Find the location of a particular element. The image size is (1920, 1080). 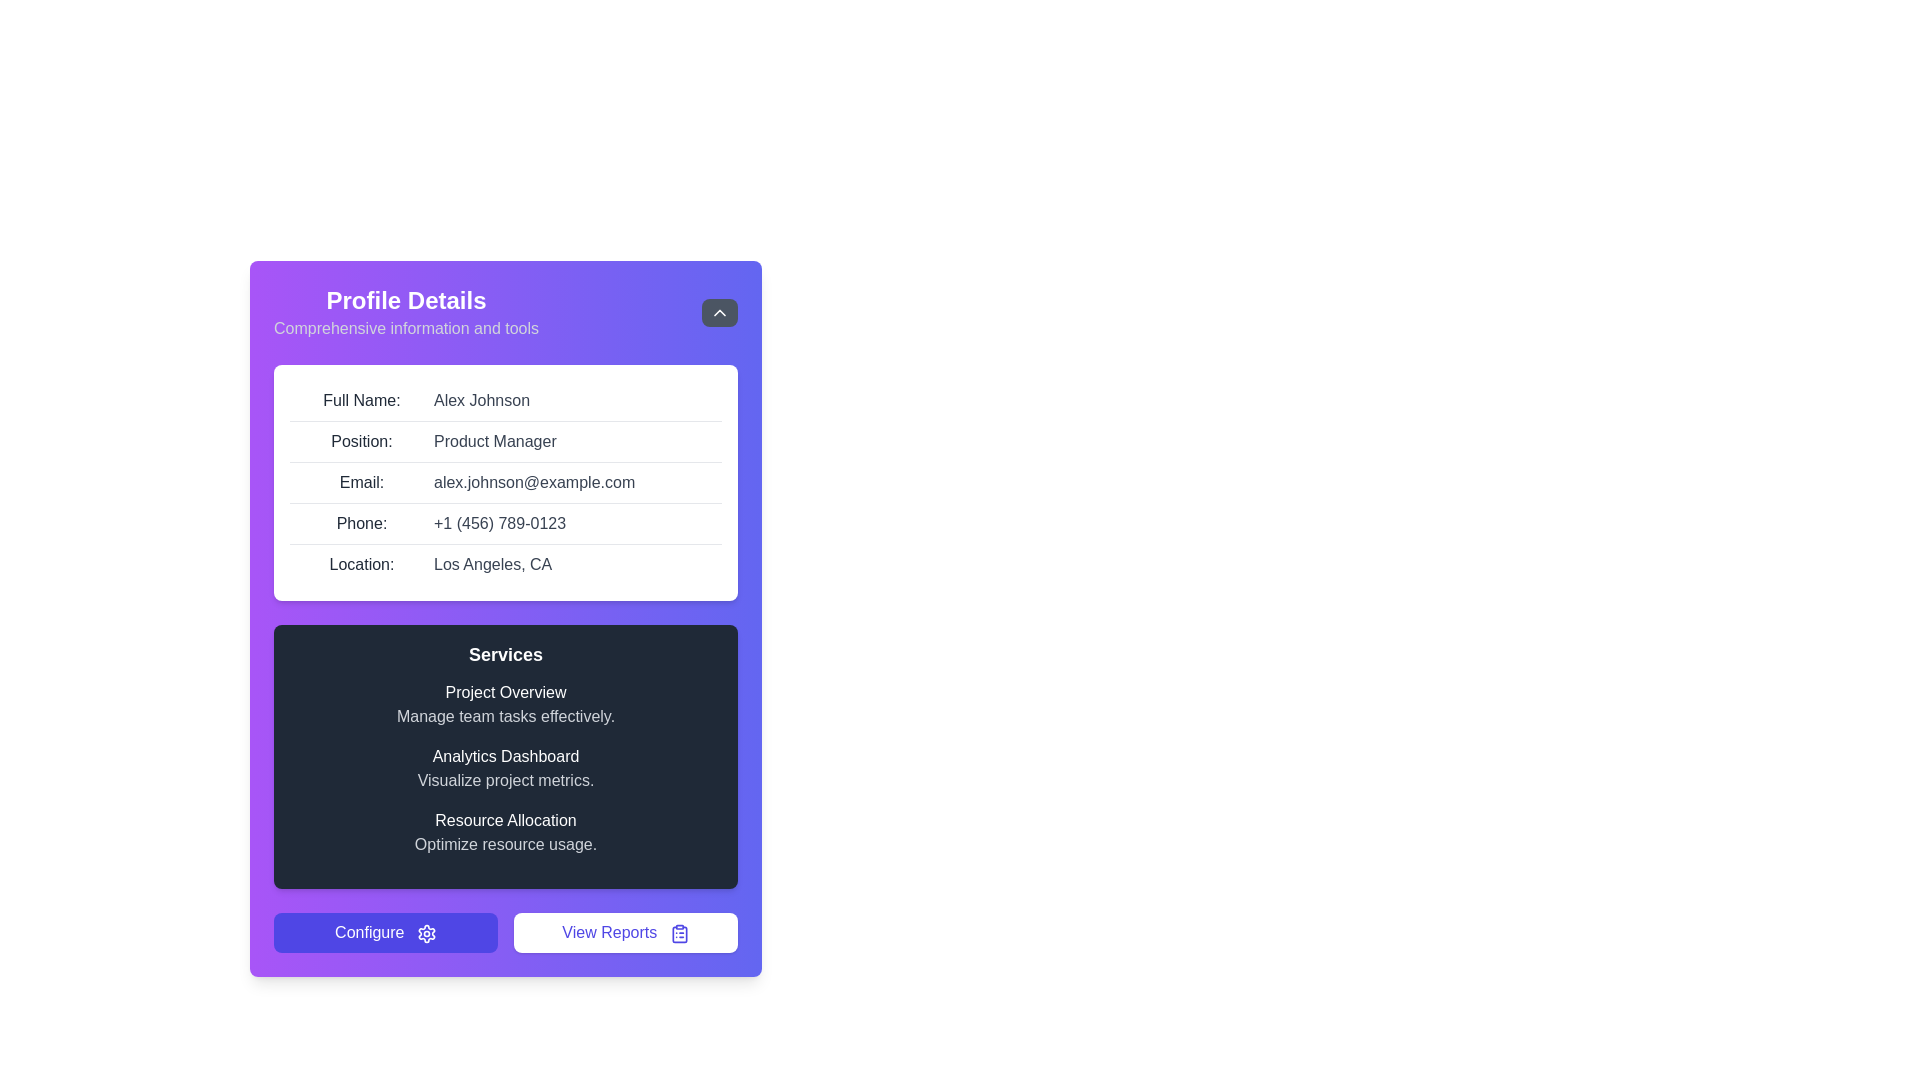

the text label that clearly indicates the title for the adjacent user name, which is positioned to the left of the text 'Alex Johnson' is located at coordinates (361, 401).